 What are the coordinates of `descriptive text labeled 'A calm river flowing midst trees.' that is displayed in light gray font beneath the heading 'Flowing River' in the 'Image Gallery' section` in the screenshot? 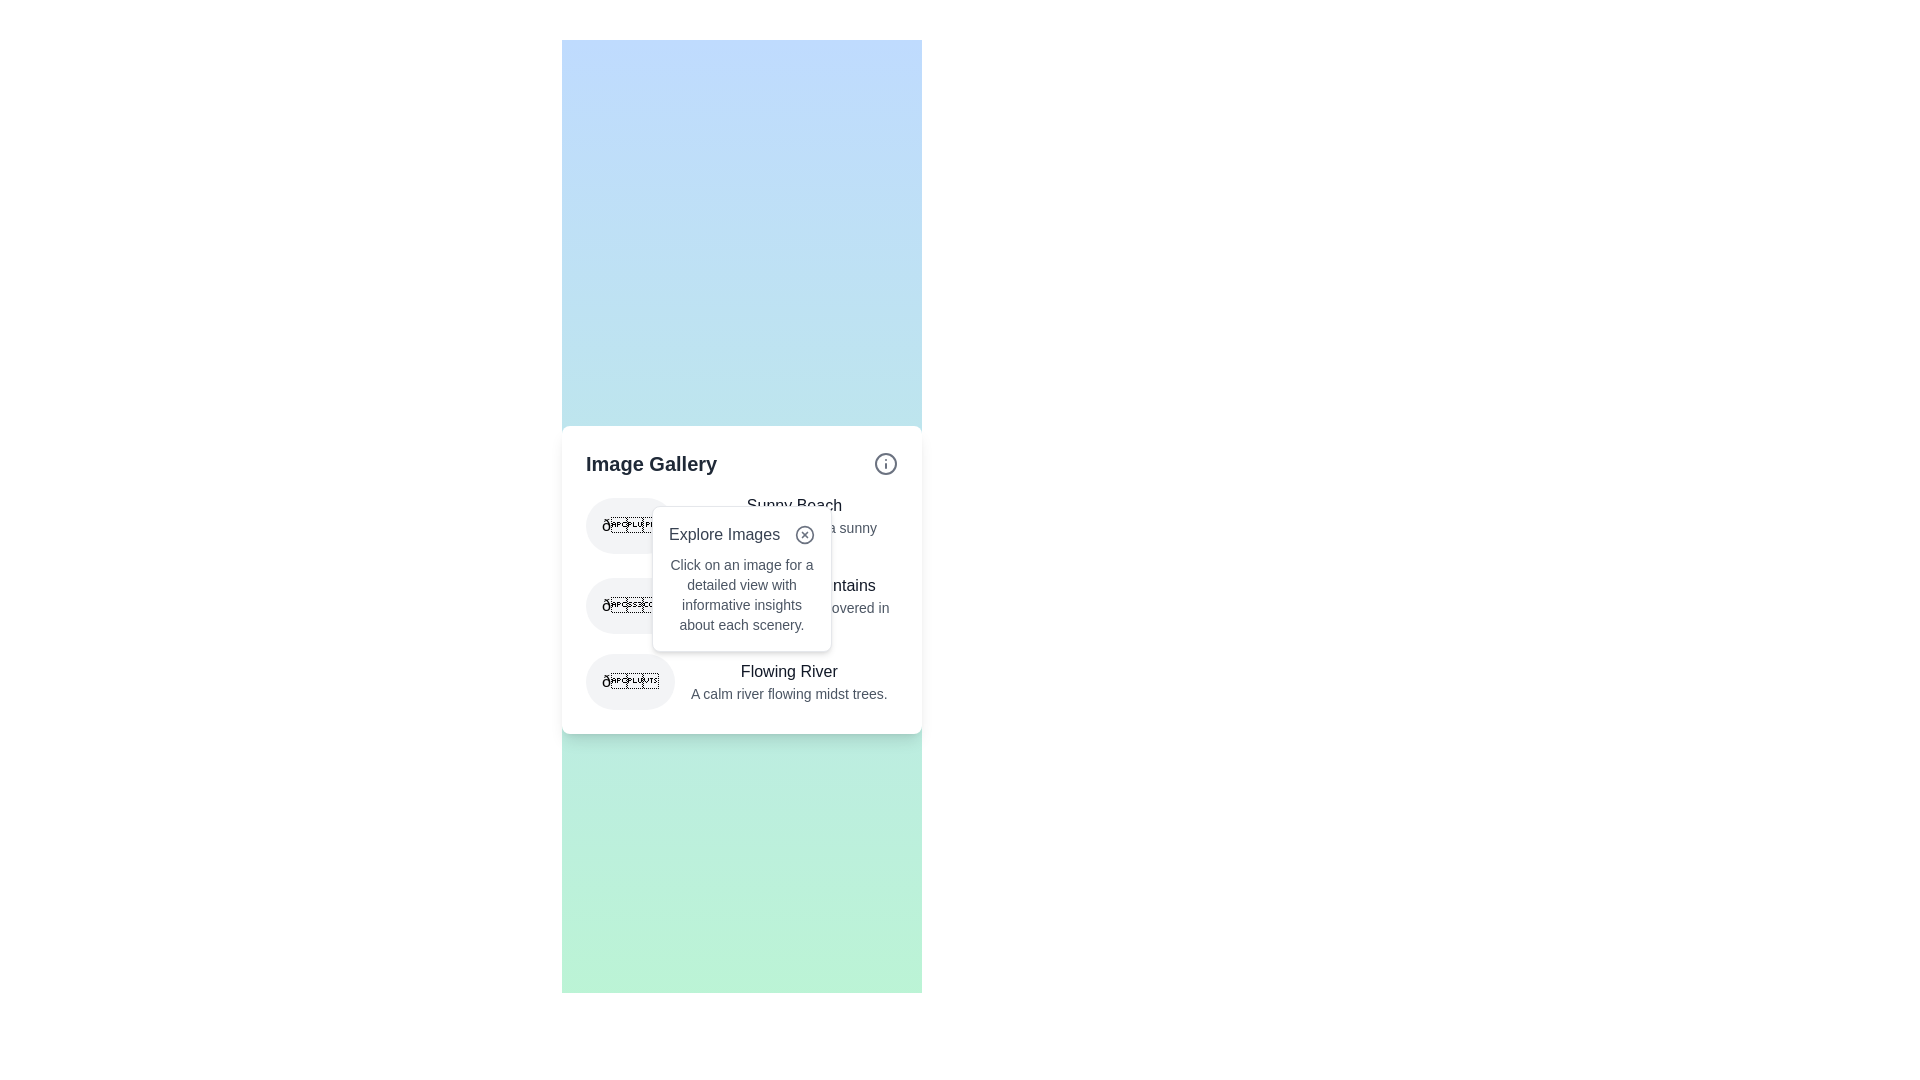 It's located at (788, 693).